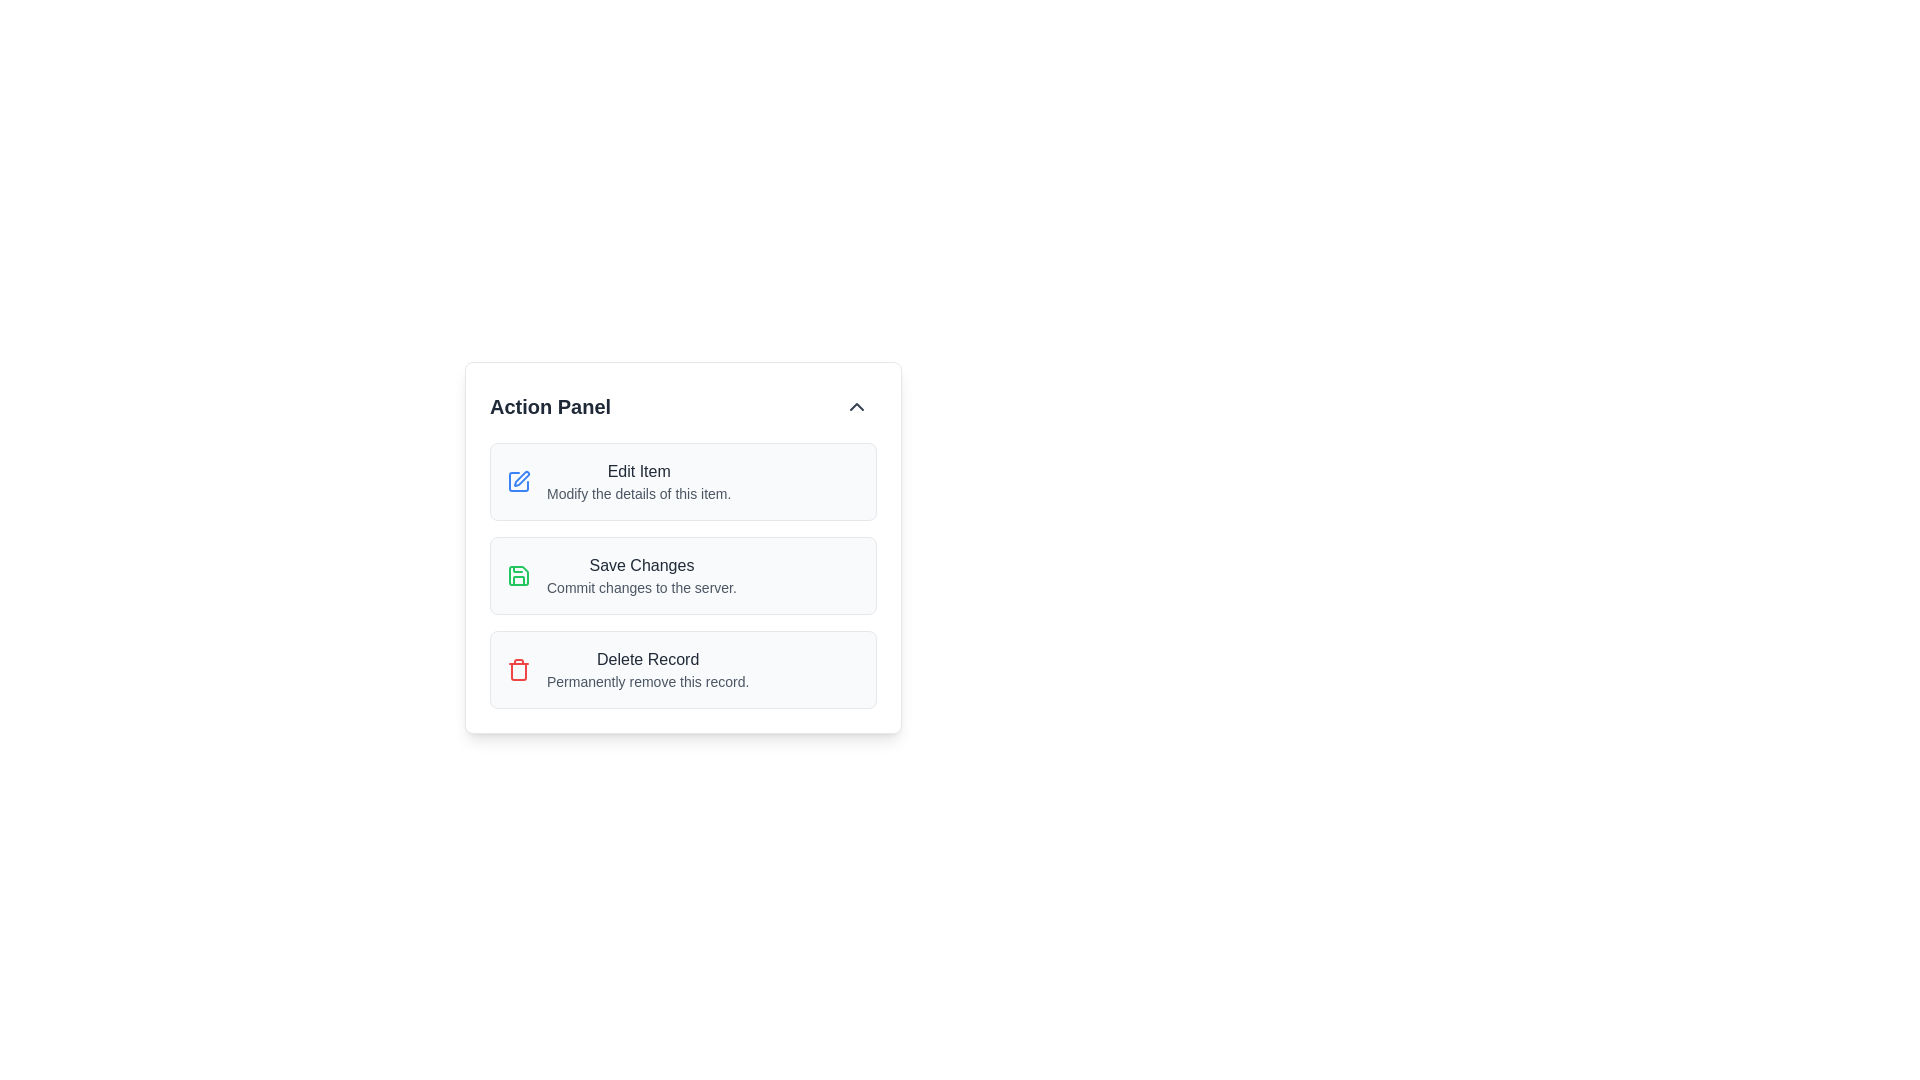  I want to click on the text element that reads 'Modify the details of this item.' which is styled in smaller, lighter gray text and positioned directly below the bold heading 'Edit Item', so click(638, 493).